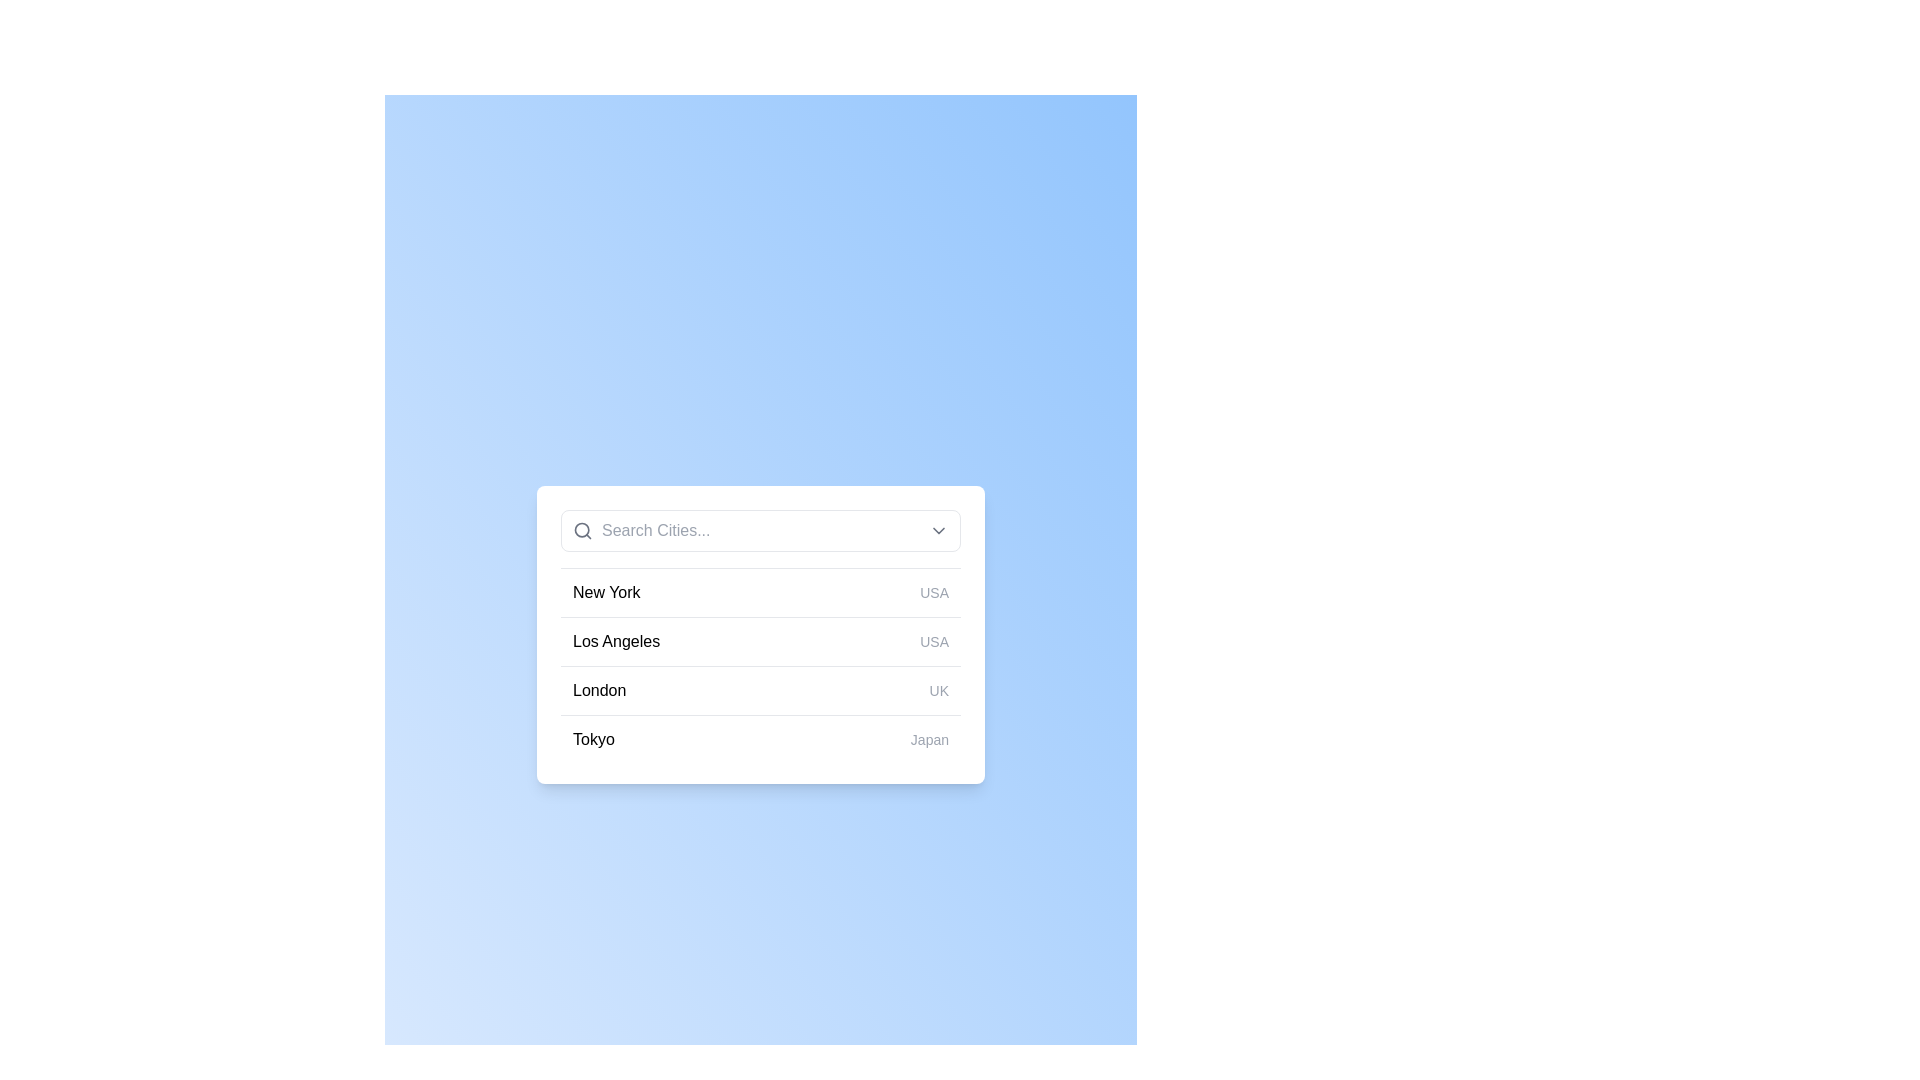  What do you see at coordinates (938, 689) in the screenshot?
I see `the text label displaying 'UK' located in the bottom-right area of the row, which has 'London' on the left` at bounding box center [938, 689].